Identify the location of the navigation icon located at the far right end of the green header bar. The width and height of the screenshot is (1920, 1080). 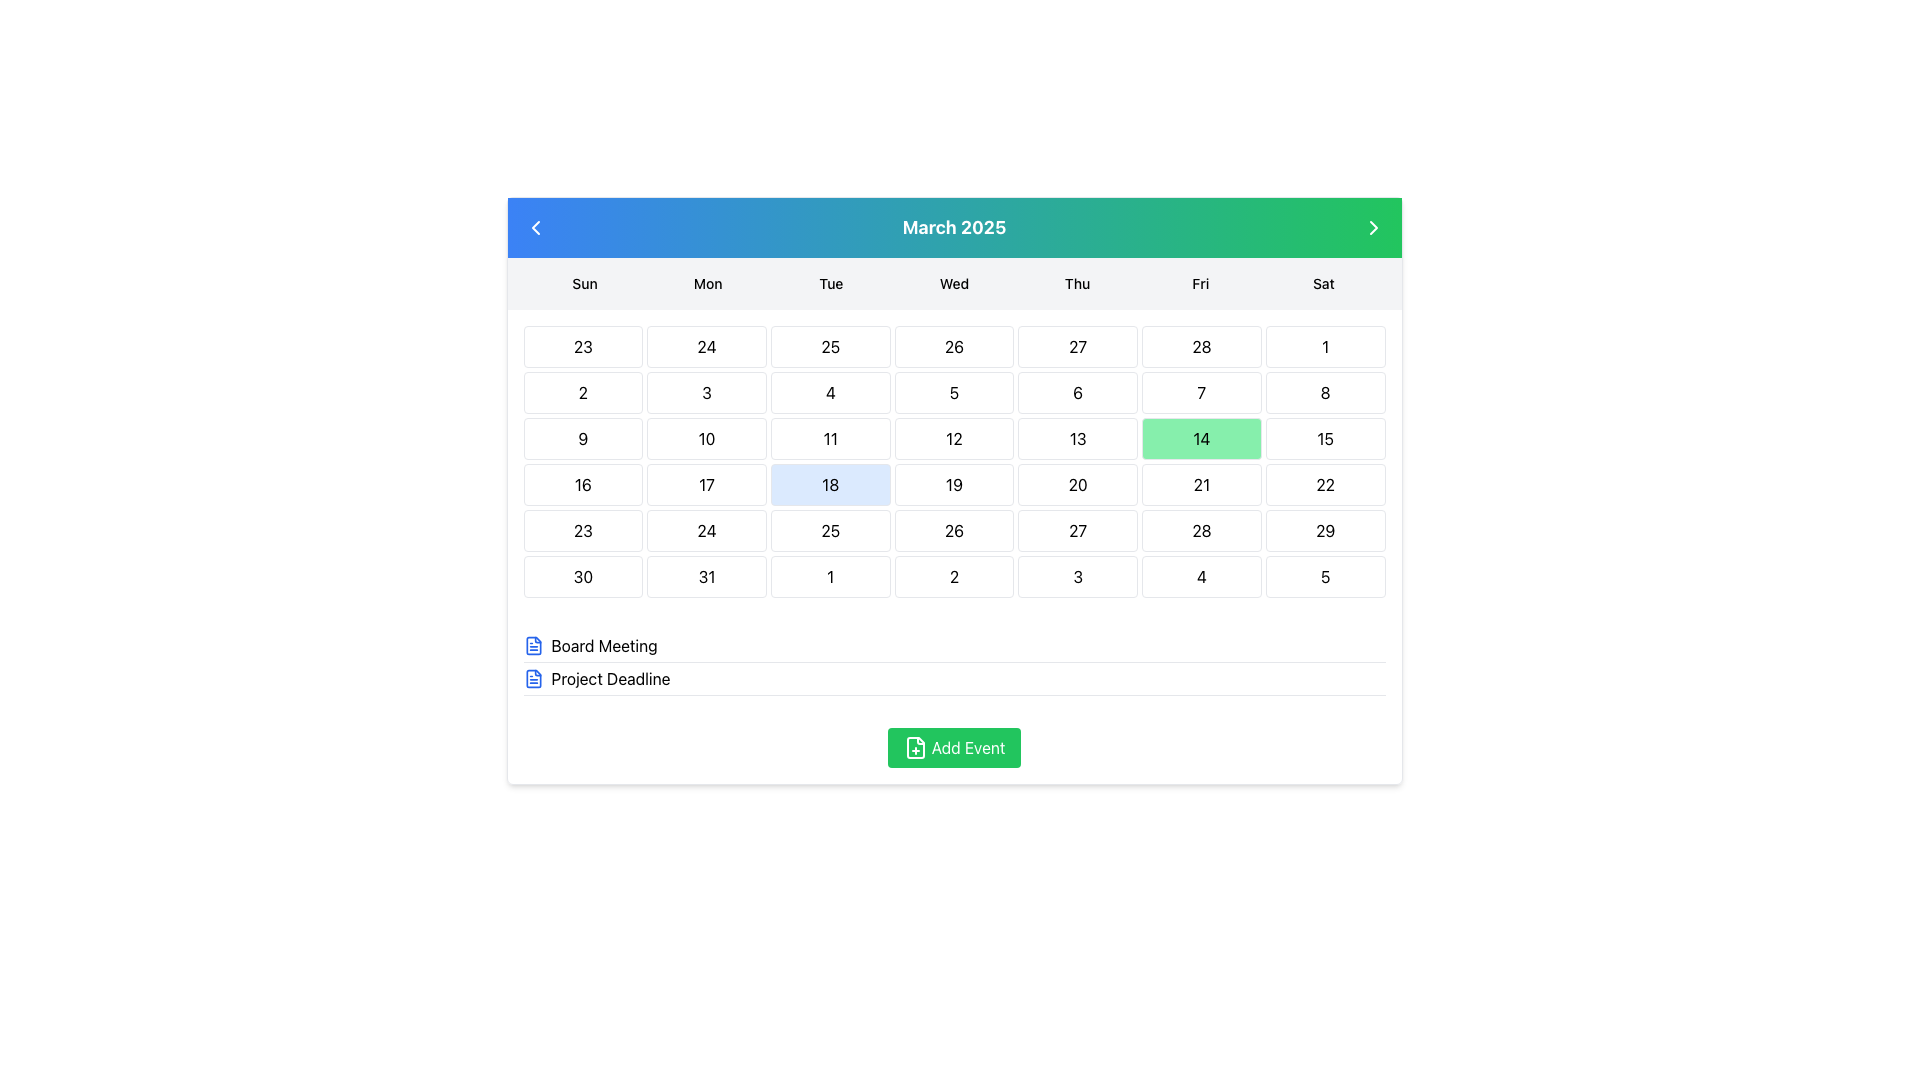
(1372, 226).